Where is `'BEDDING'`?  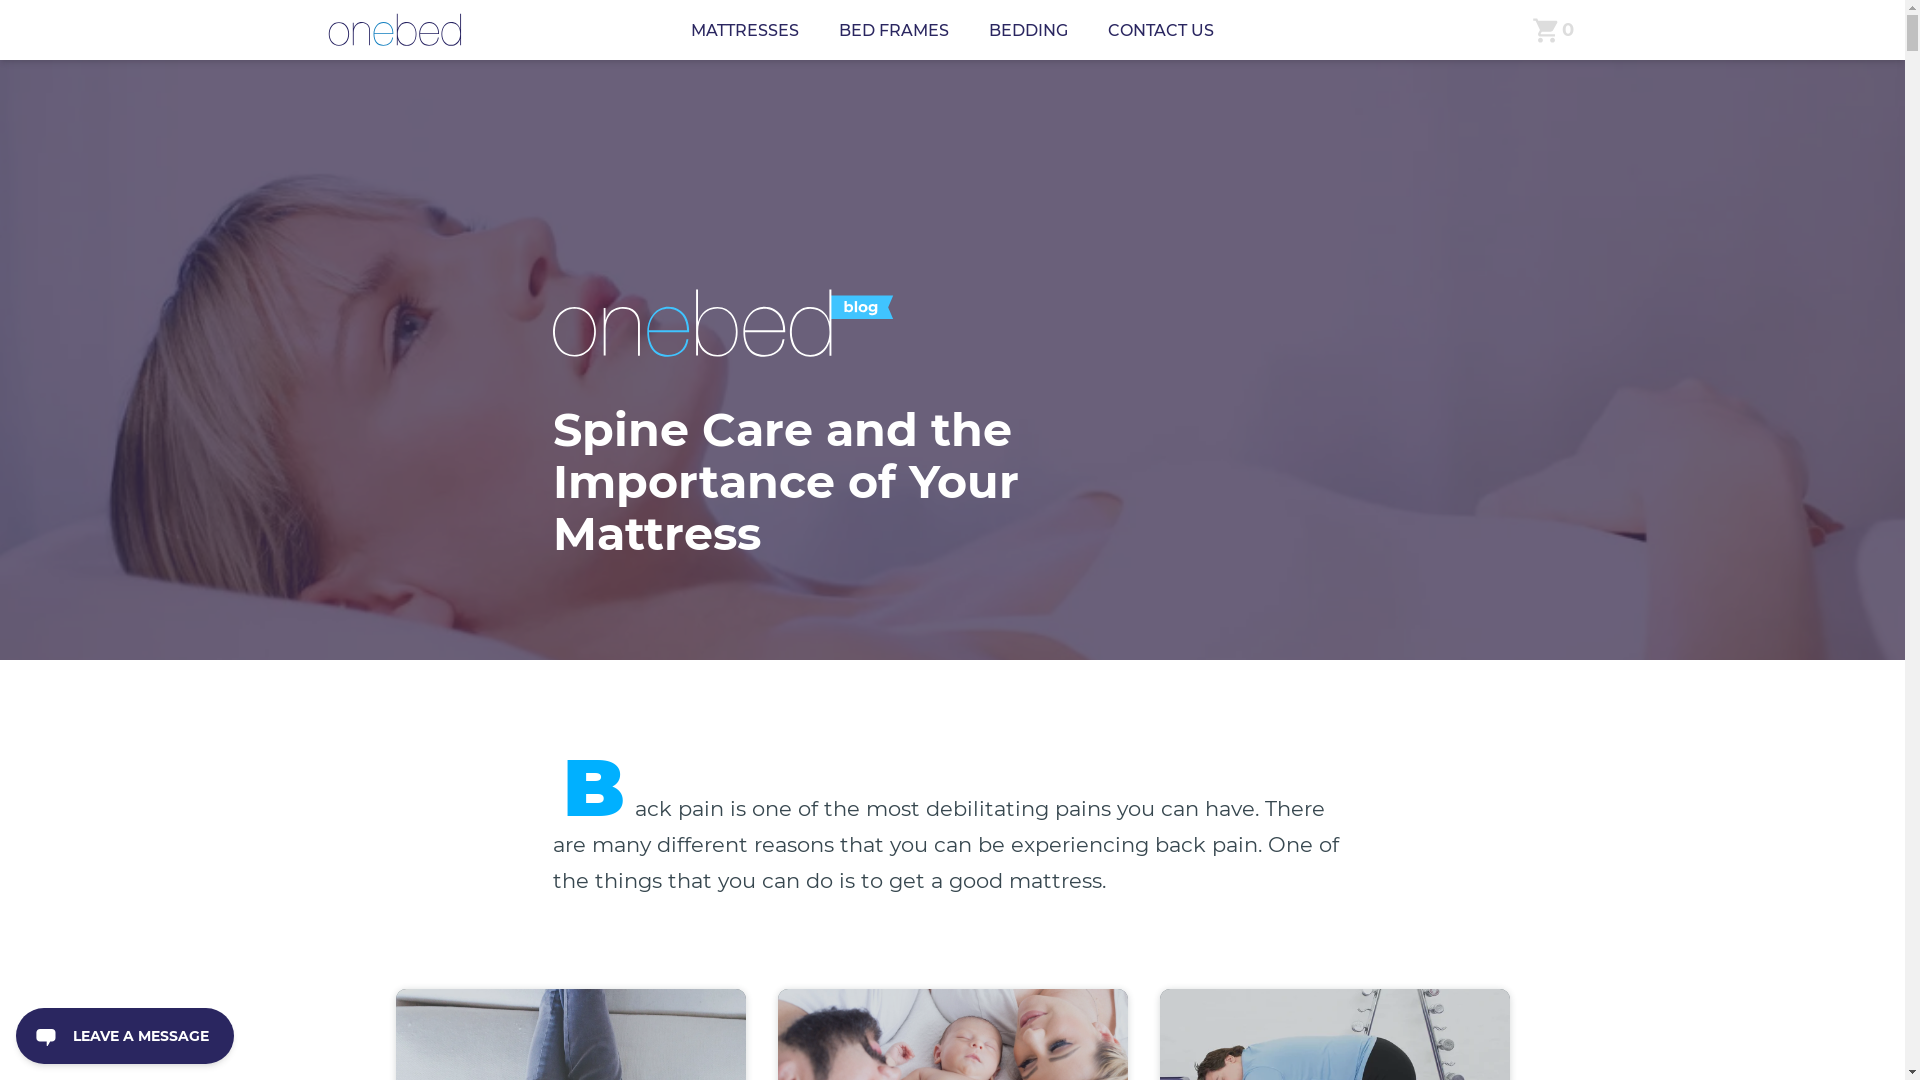 'BEDDING' is located at coordinates (988, 30).